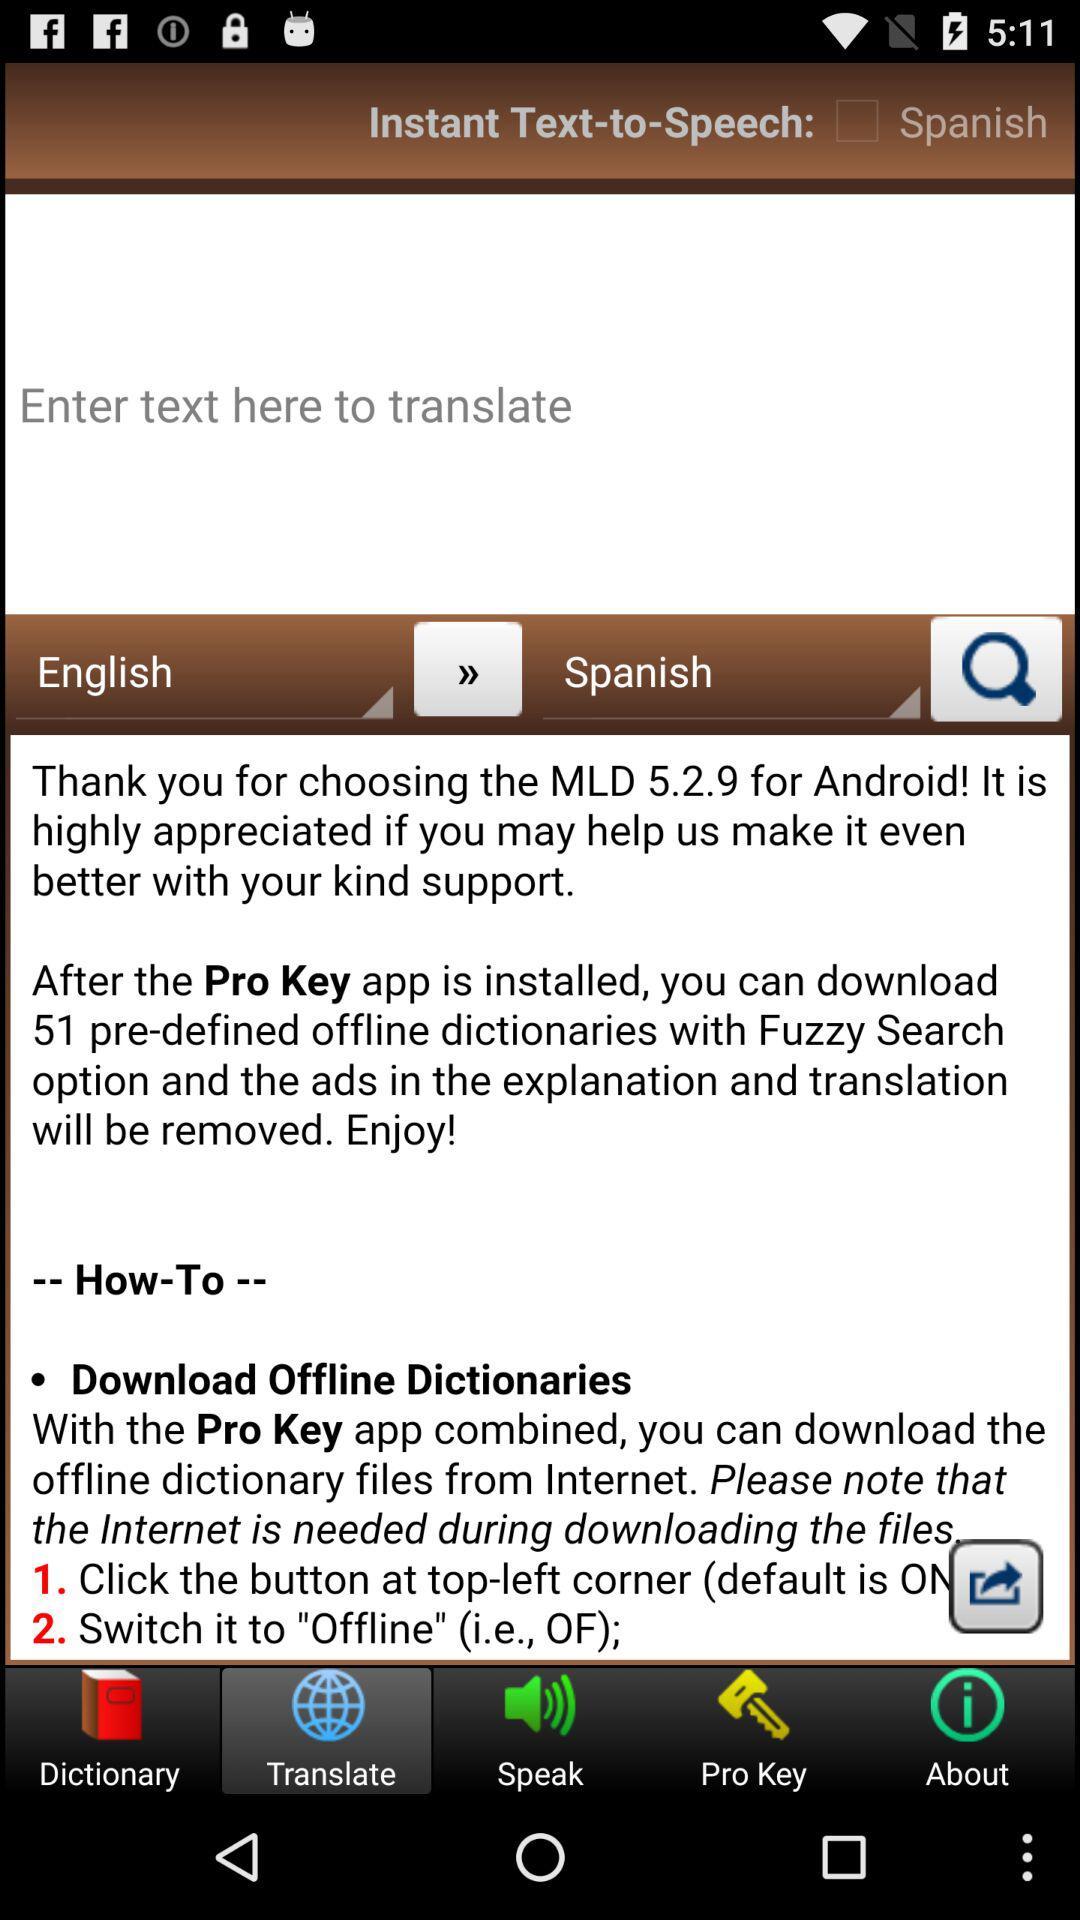 Image resolution: width=1080 pixels, height=1920 pixels. What do you see at coordinates (995, 1585) in the screenshot?
I see `button` at bounding box center [995, 1585].